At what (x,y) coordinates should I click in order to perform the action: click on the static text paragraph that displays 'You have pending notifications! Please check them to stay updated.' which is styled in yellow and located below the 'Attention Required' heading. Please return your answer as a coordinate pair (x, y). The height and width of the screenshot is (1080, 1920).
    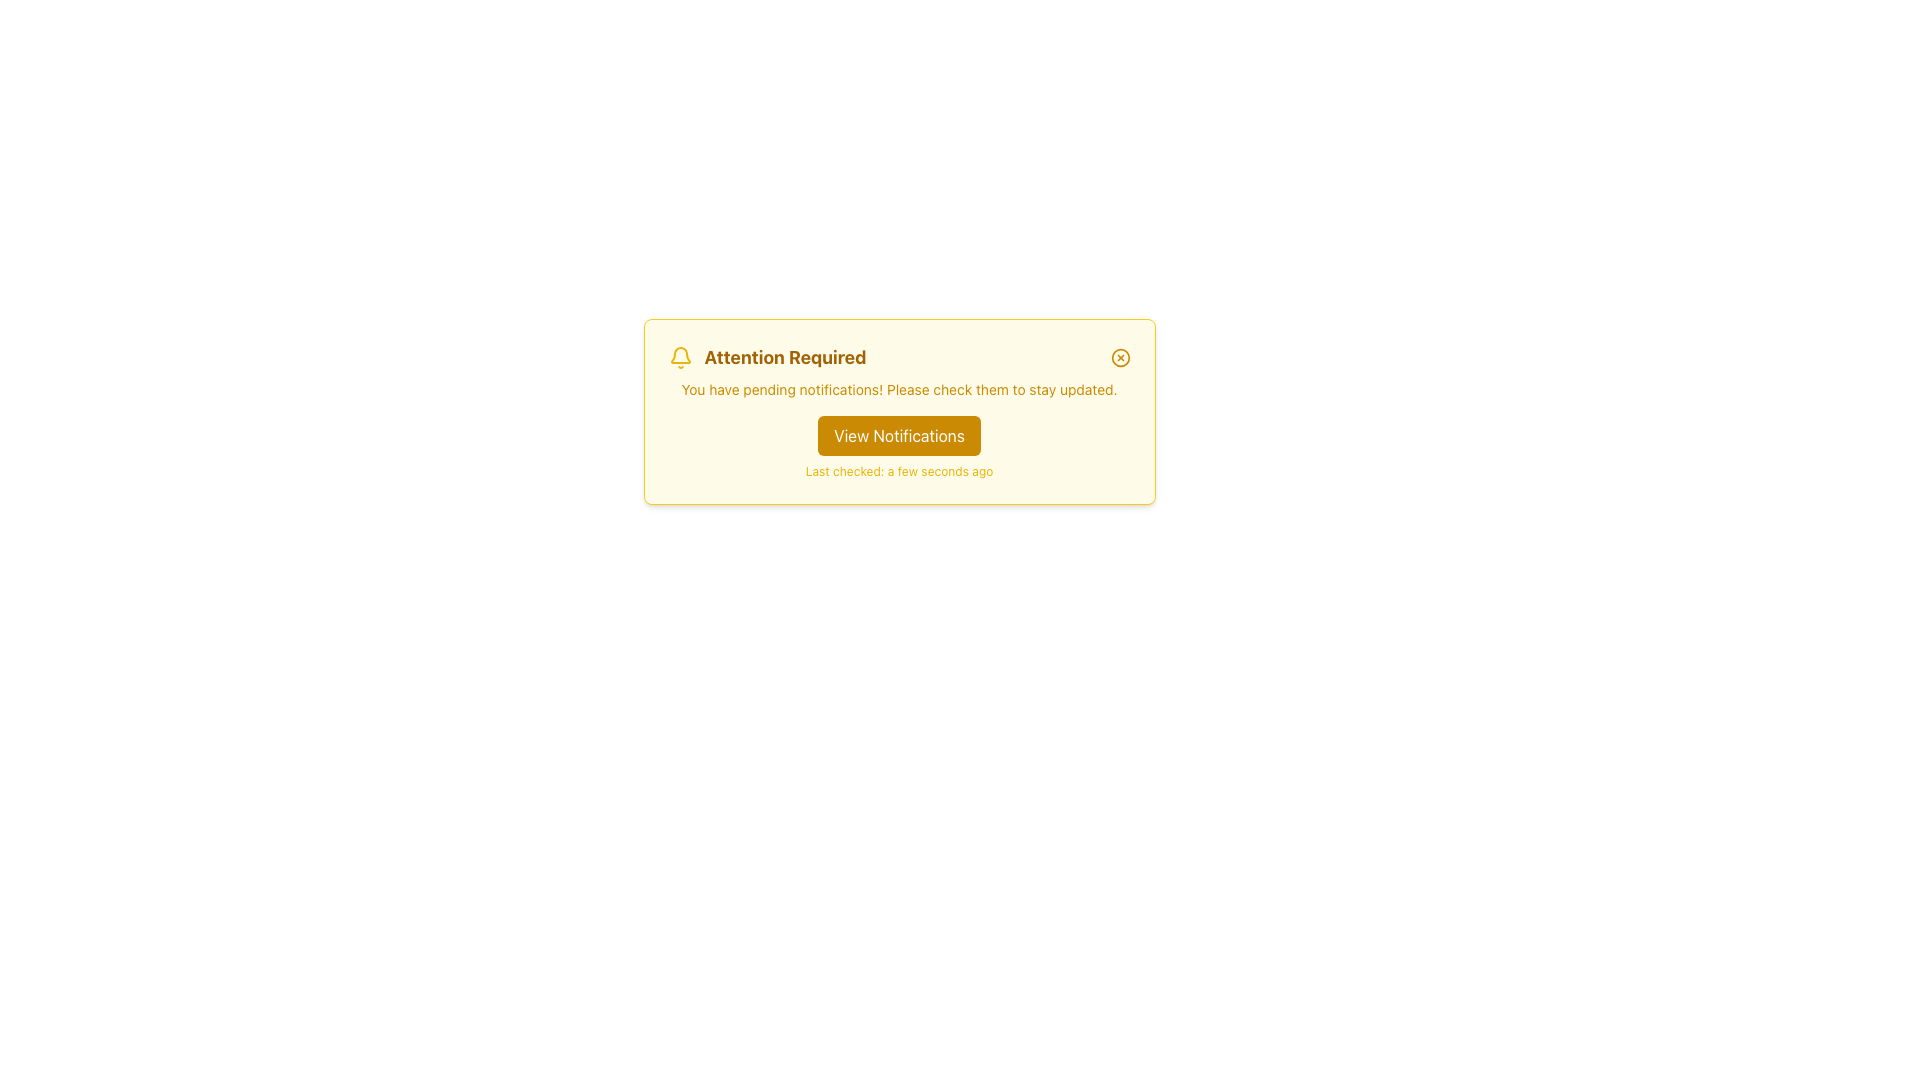
    Looking at the image, I should click on (898, 389).